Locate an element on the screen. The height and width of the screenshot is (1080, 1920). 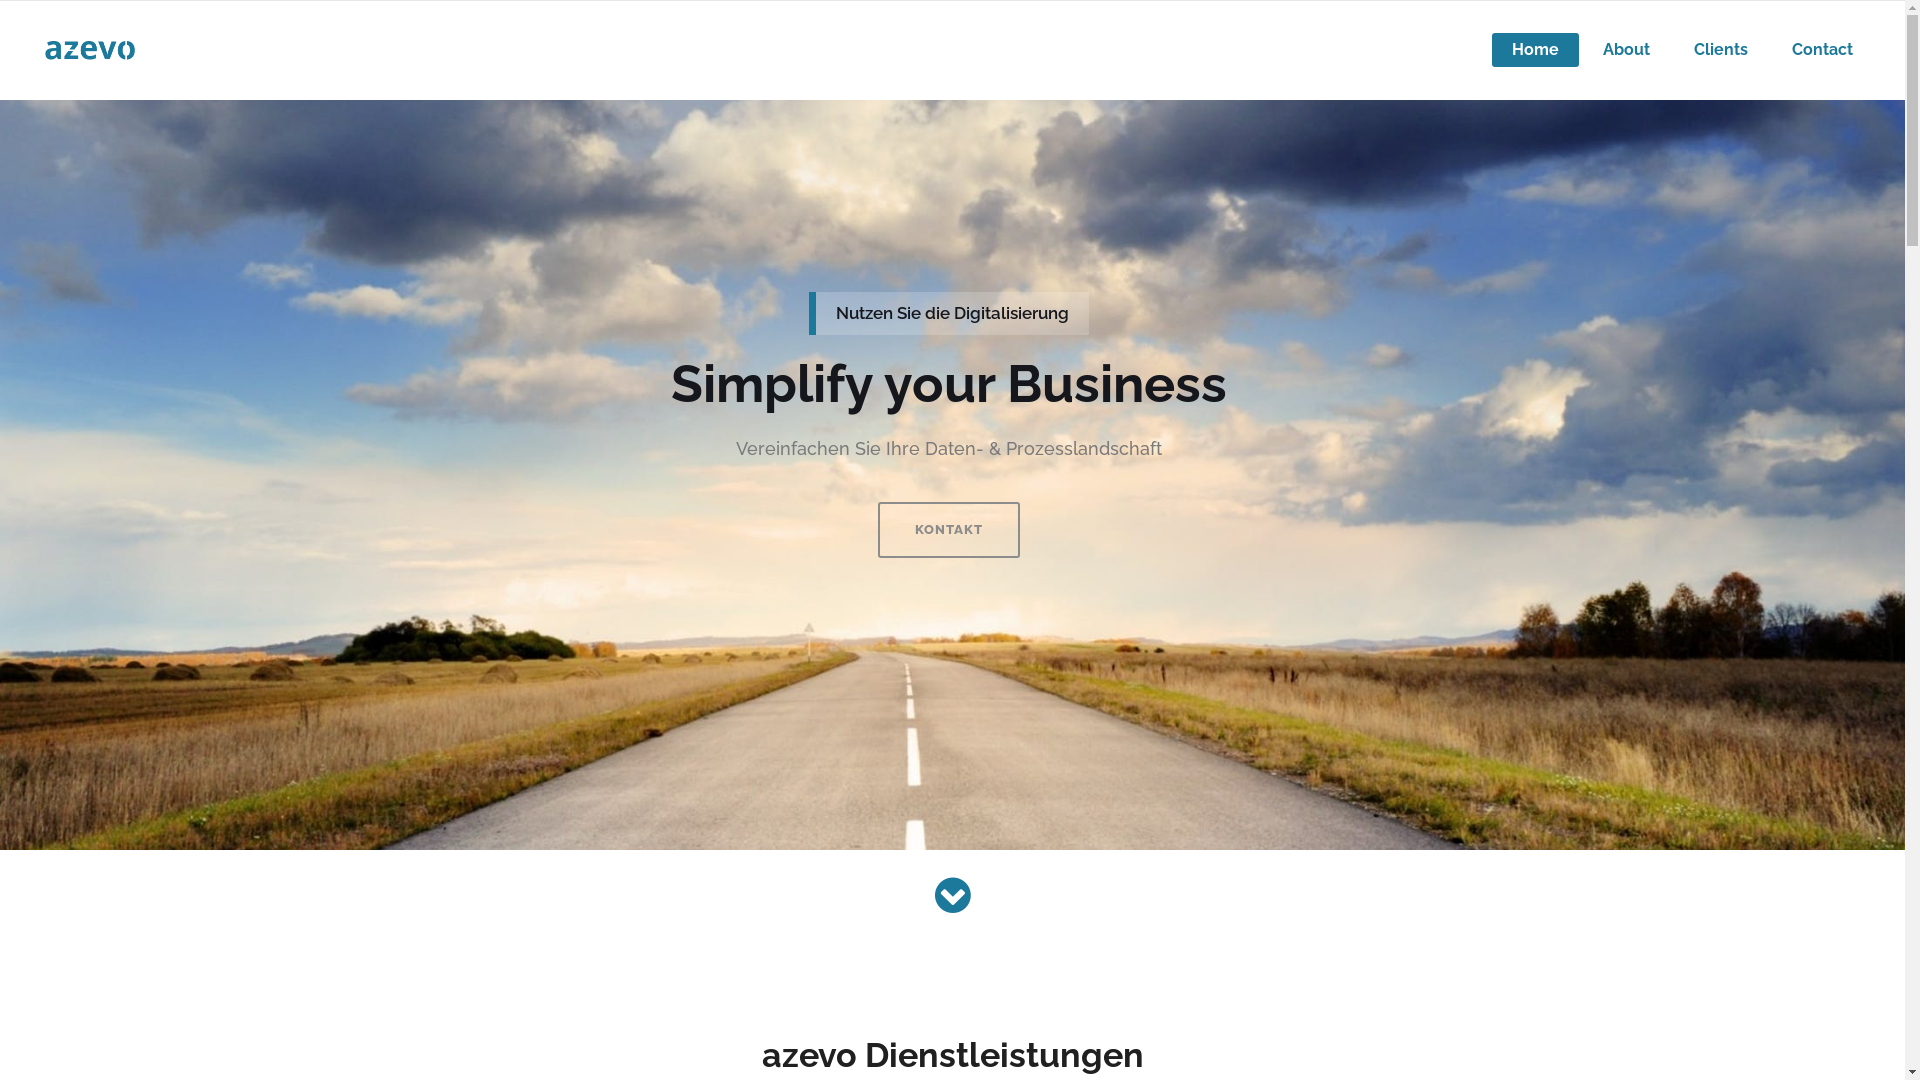
'KONTAKT' is located at coordinates (948, 528).